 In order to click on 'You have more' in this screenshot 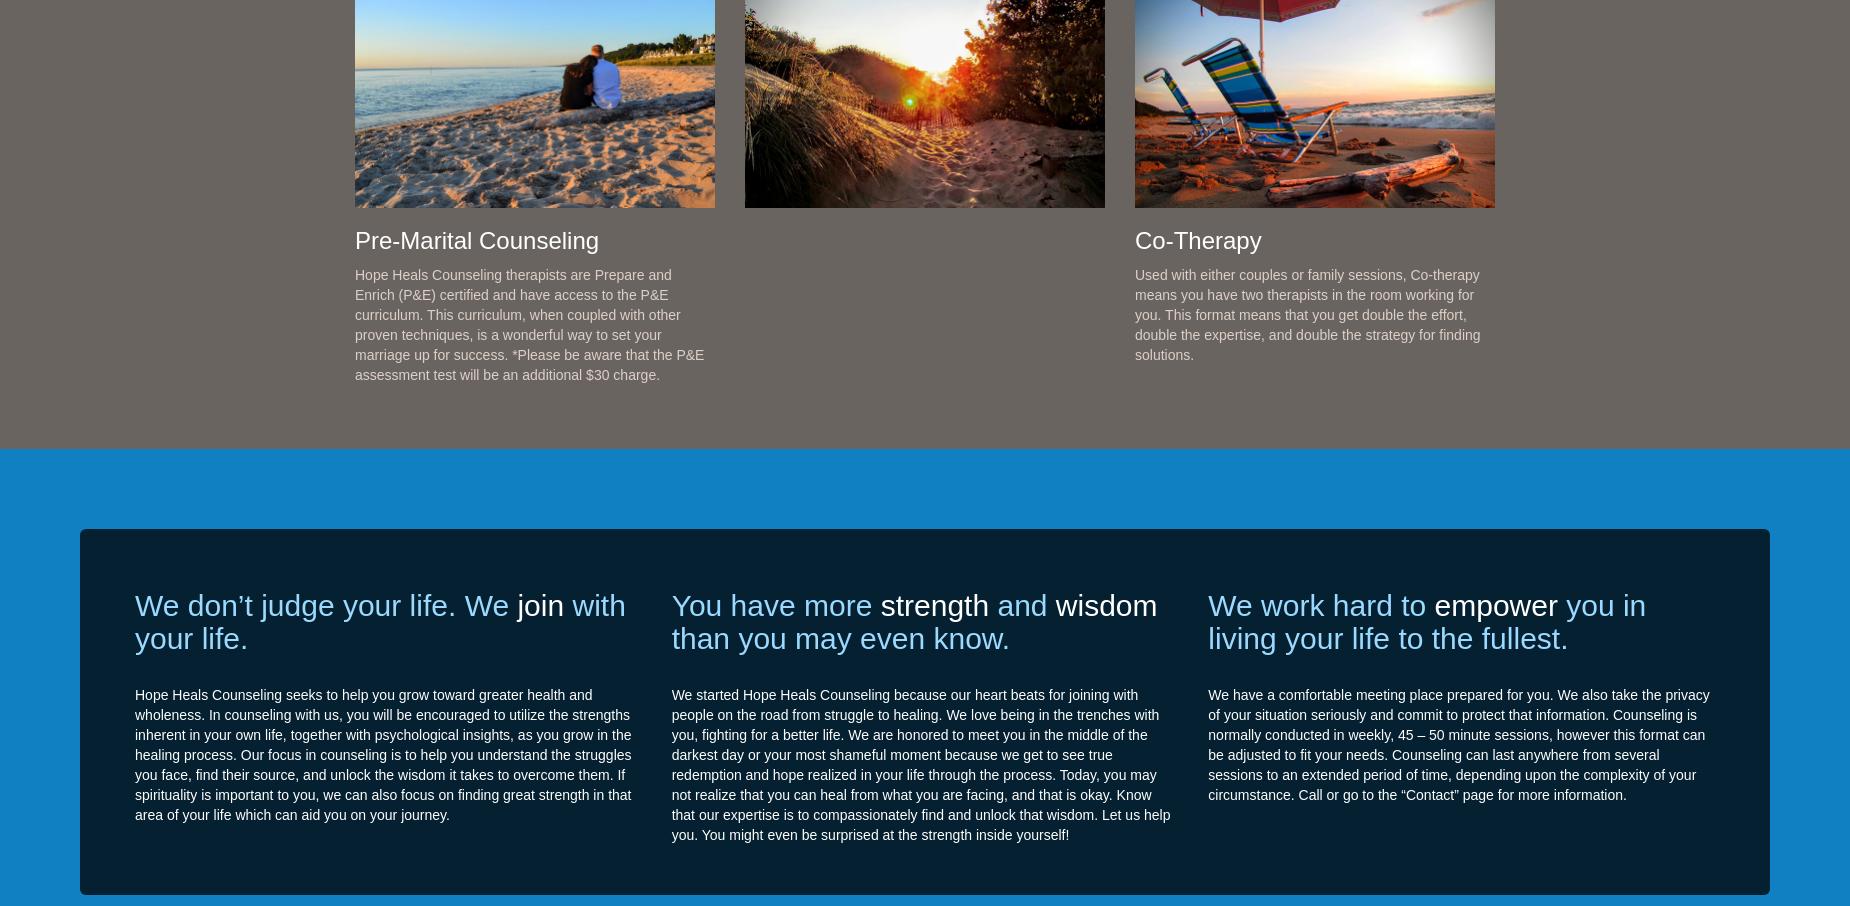, I will do `click(775, 604)`.